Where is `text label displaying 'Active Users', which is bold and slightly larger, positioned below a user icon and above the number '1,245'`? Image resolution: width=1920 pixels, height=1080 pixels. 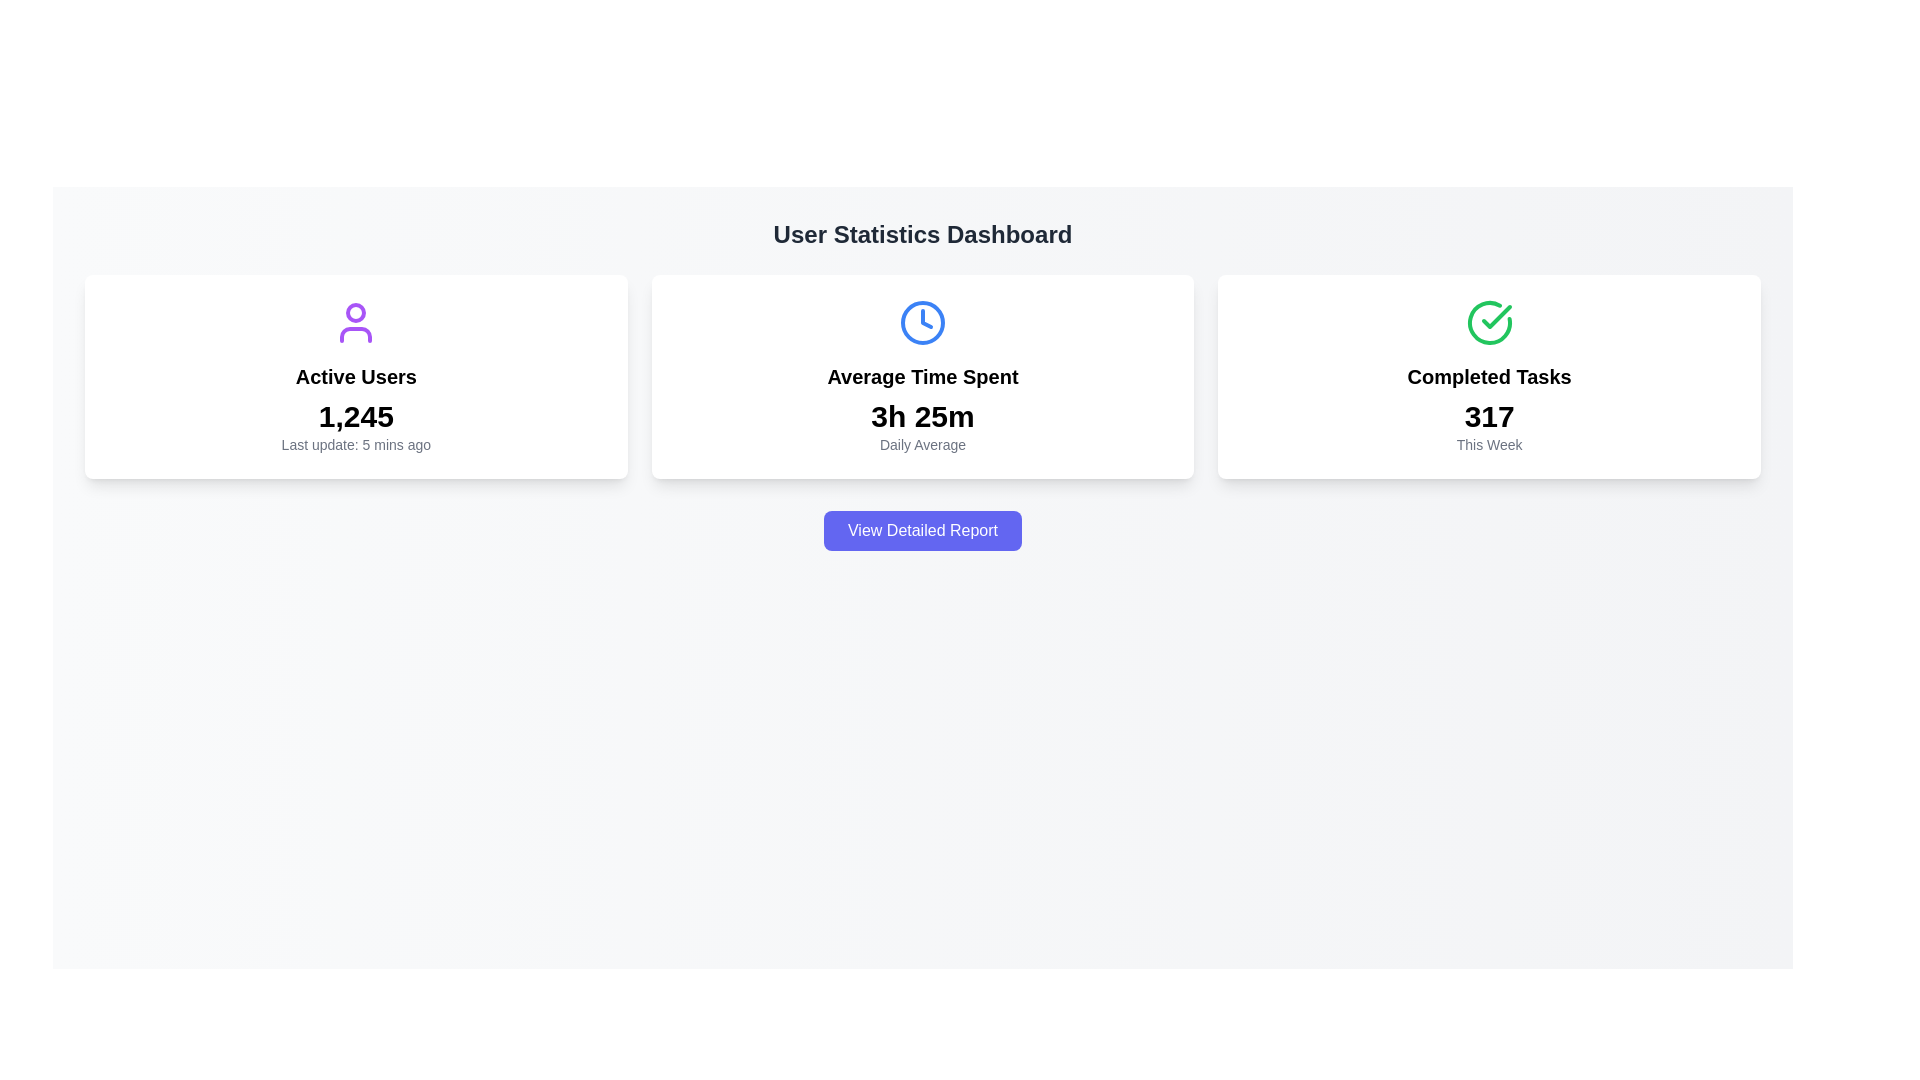
text label displaying 'Active Users', which is bold and slightly larger, positioned below a user icon and above the number '1,245' is located at coordinates (356, 377).